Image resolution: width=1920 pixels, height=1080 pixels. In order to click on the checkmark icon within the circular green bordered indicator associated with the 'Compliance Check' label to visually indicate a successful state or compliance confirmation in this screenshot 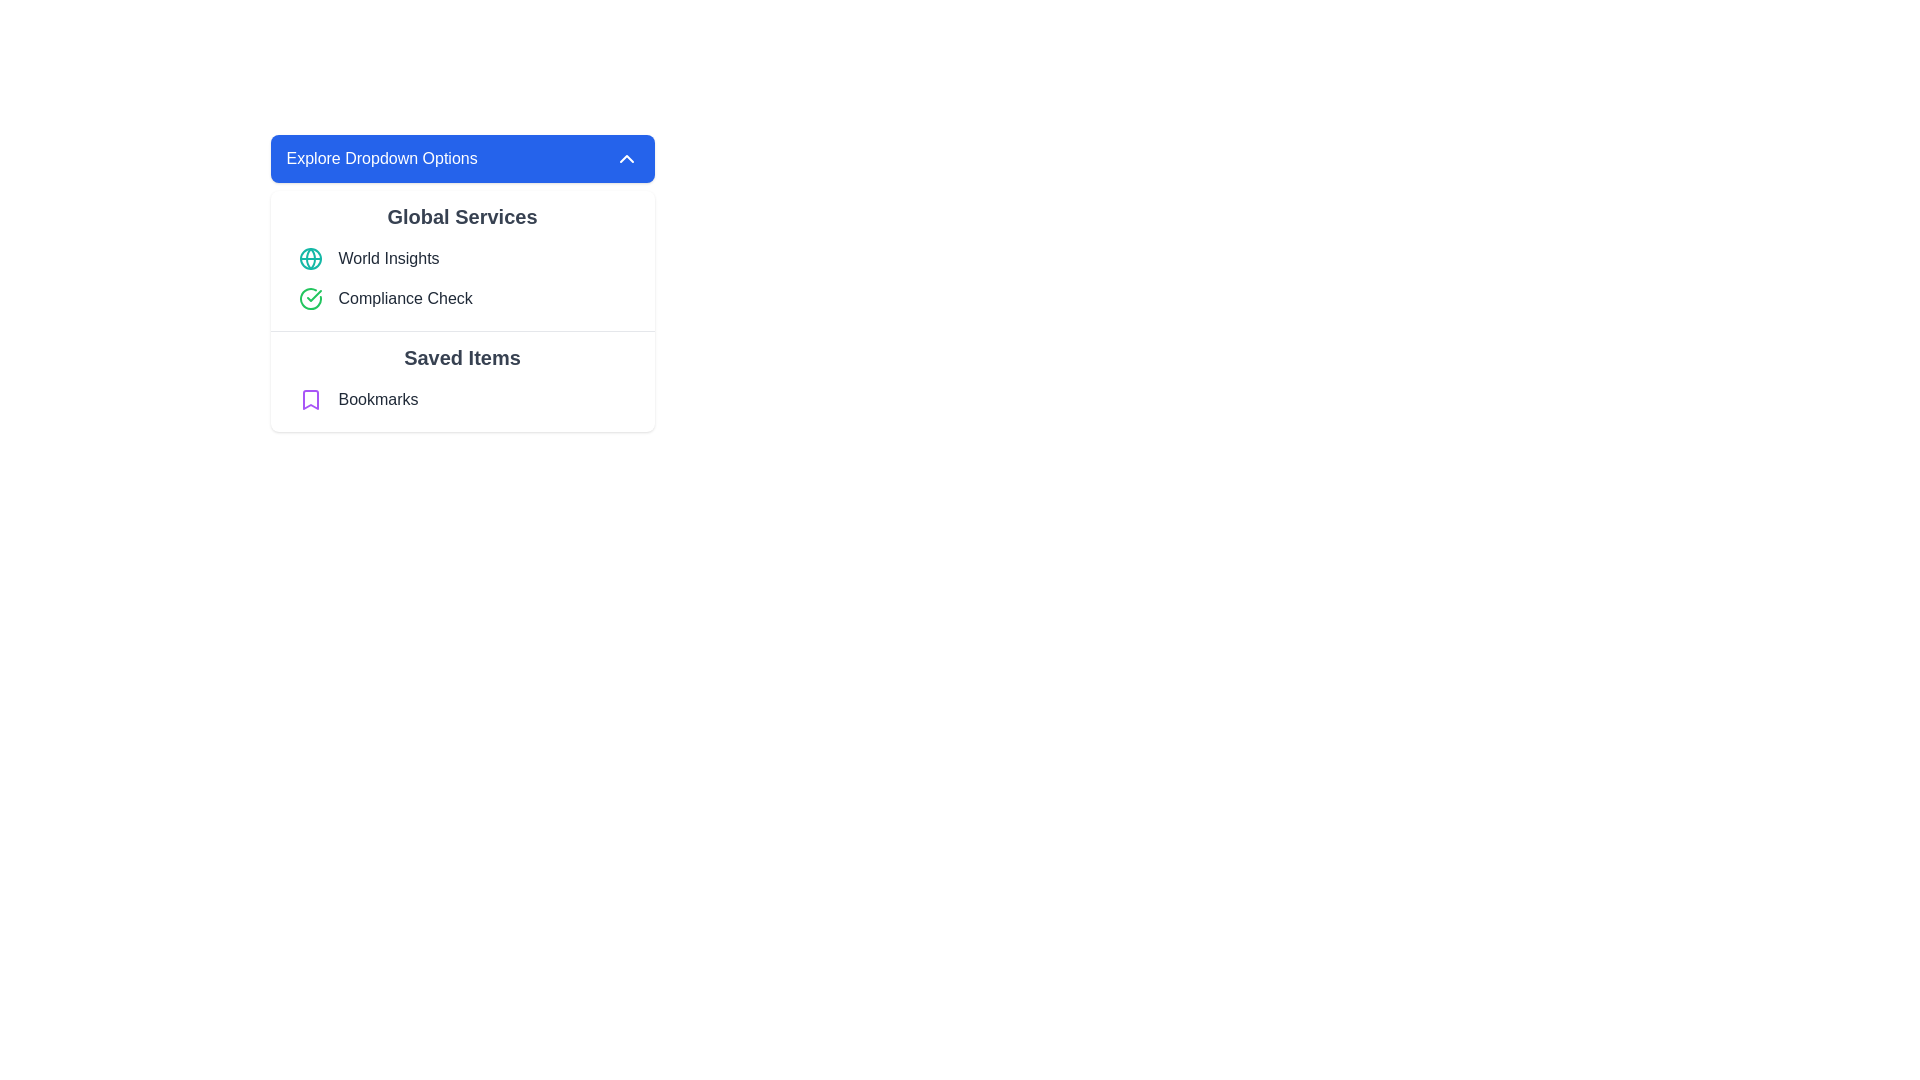, I will do `click(312, 296)`.